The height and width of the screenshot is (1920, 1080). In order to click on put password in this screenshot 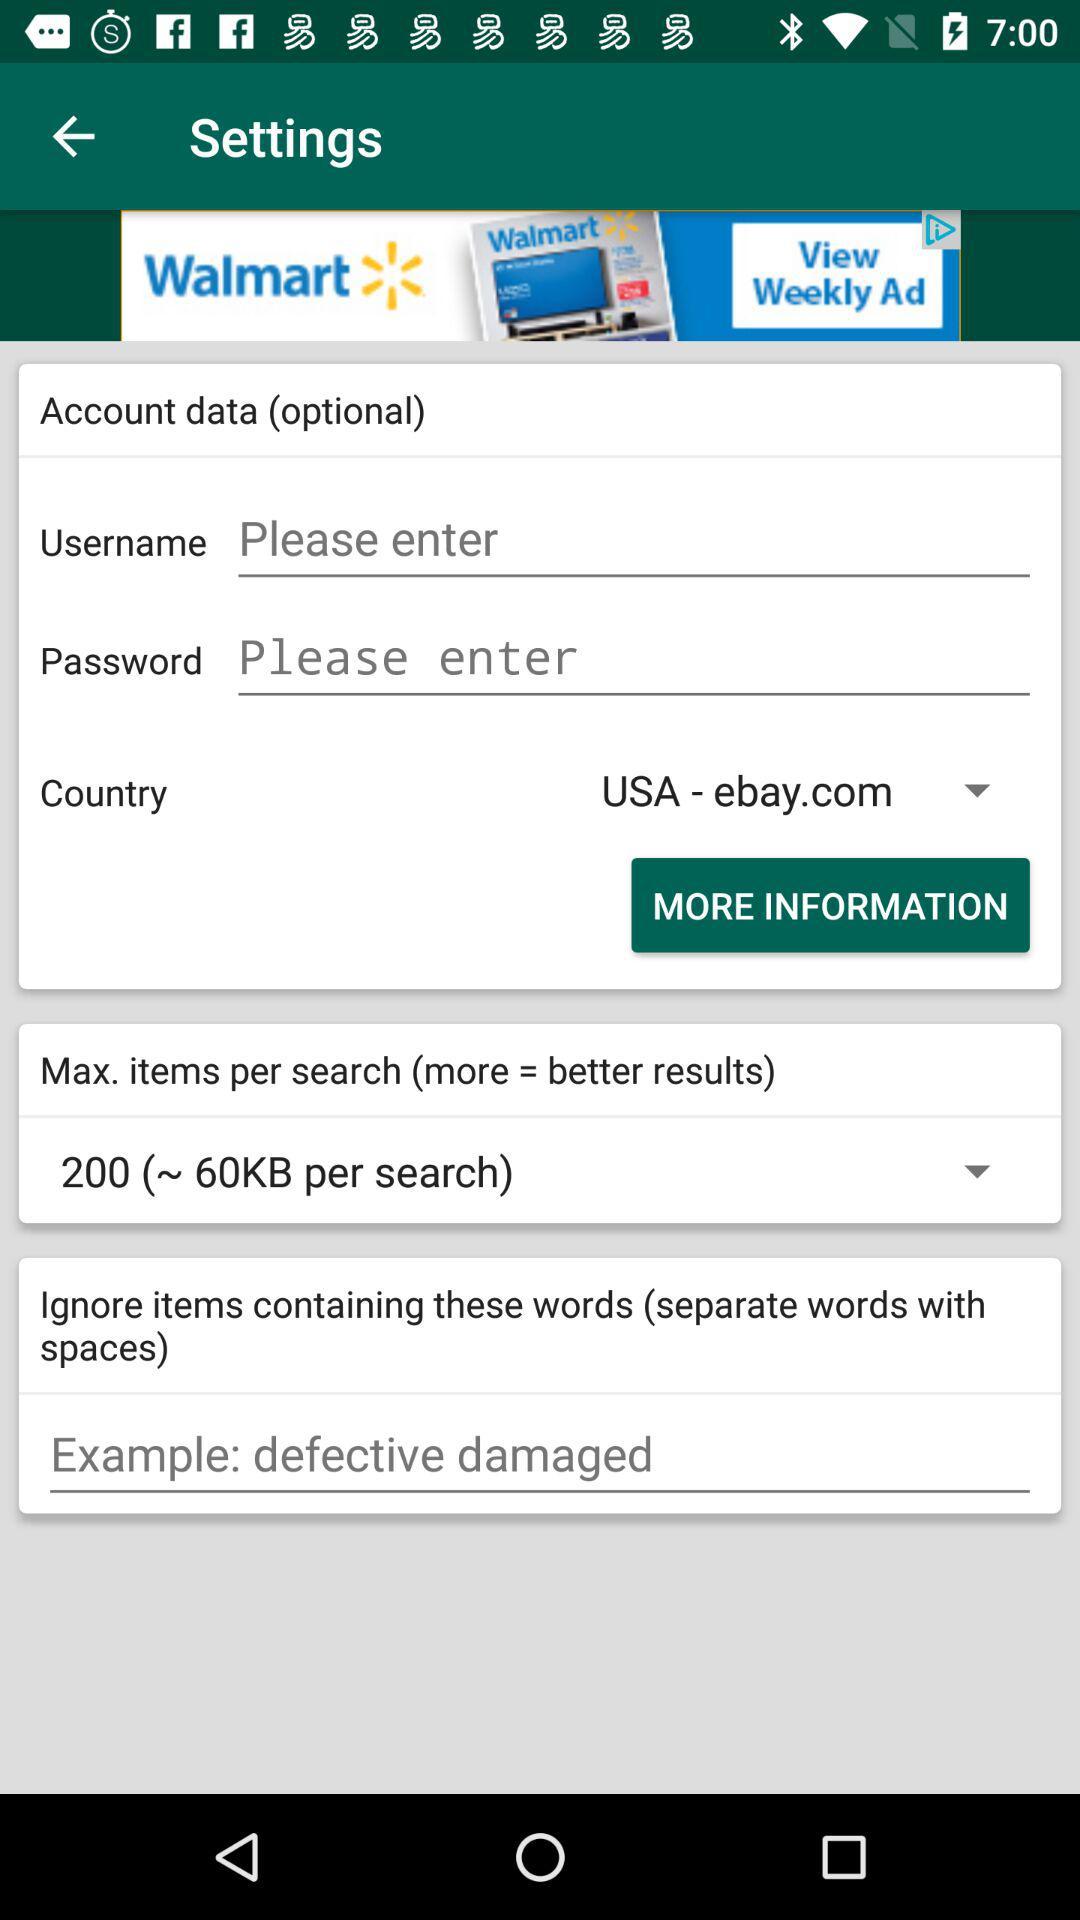, I will do `click(634, 657)`.